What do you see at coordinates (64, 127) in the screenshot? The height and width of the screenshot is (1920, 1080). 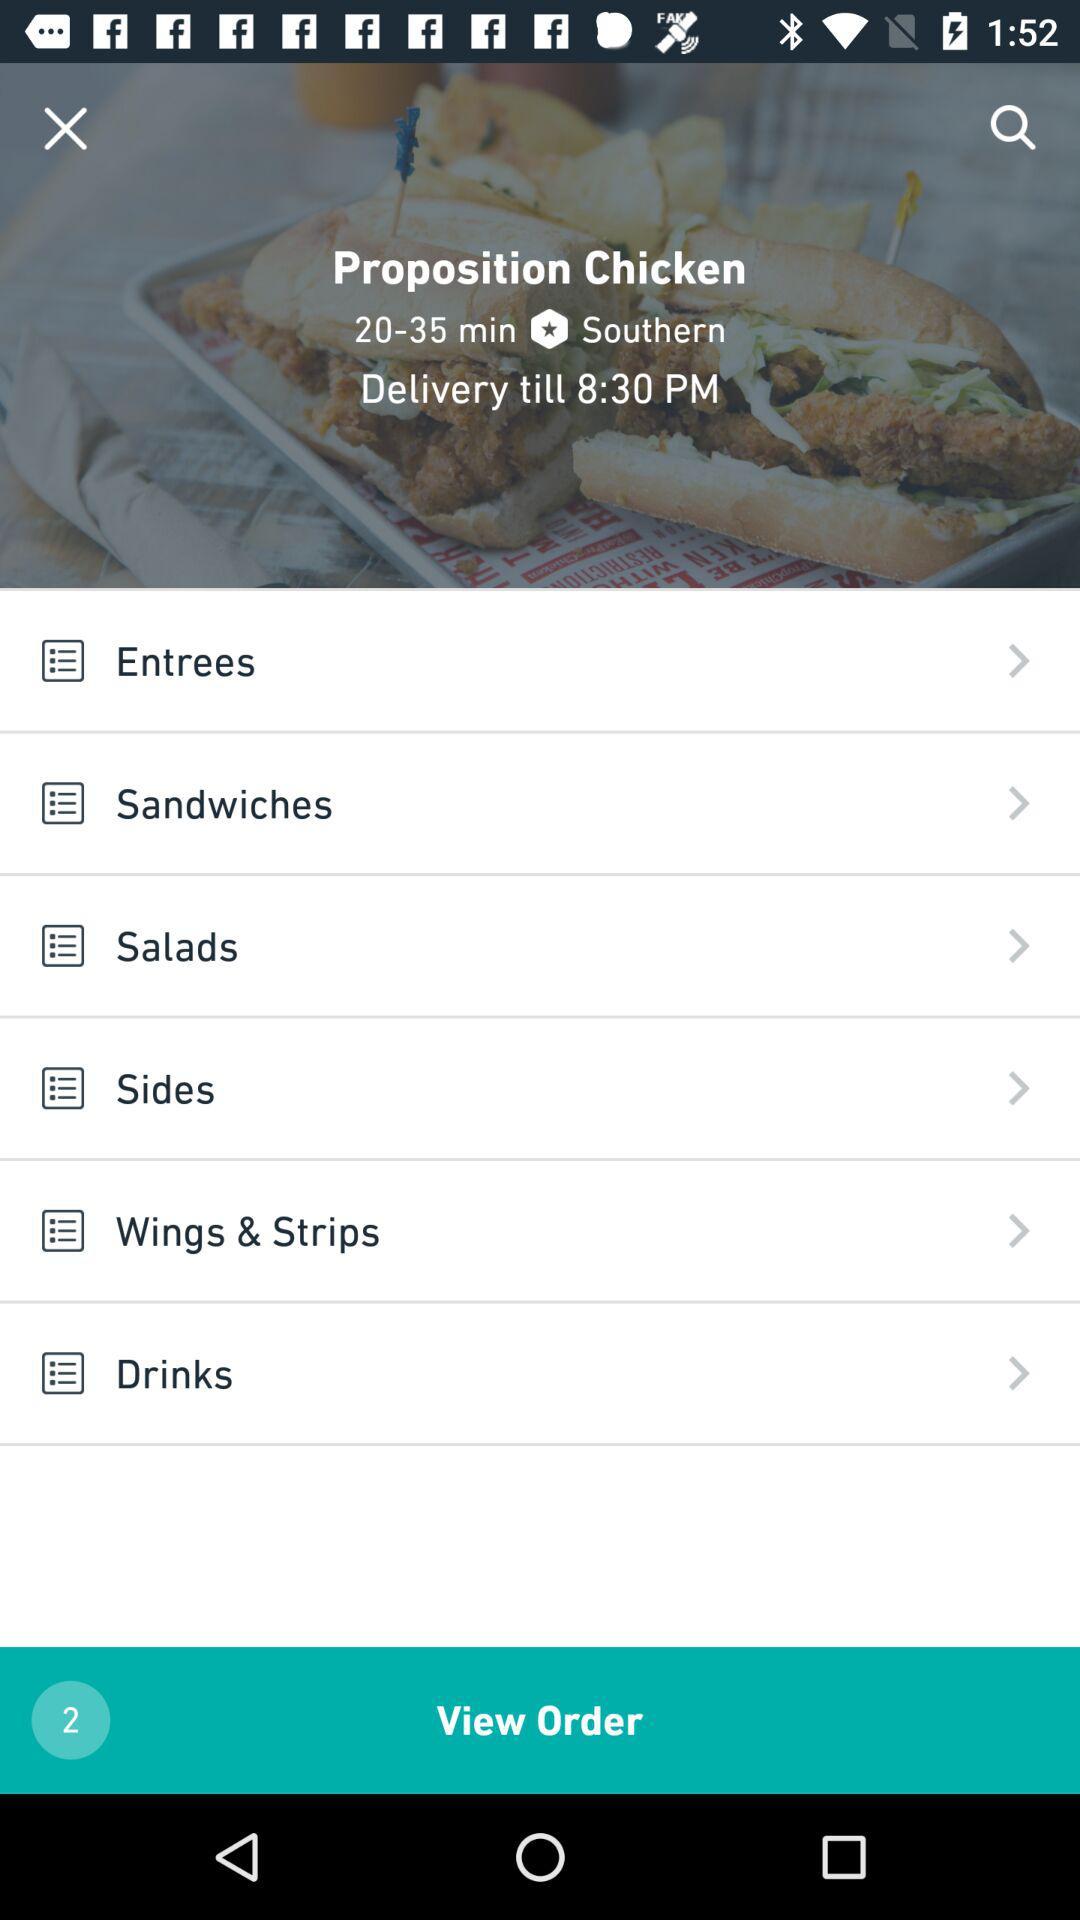 I see `menu` at bounding box center [64, 127].